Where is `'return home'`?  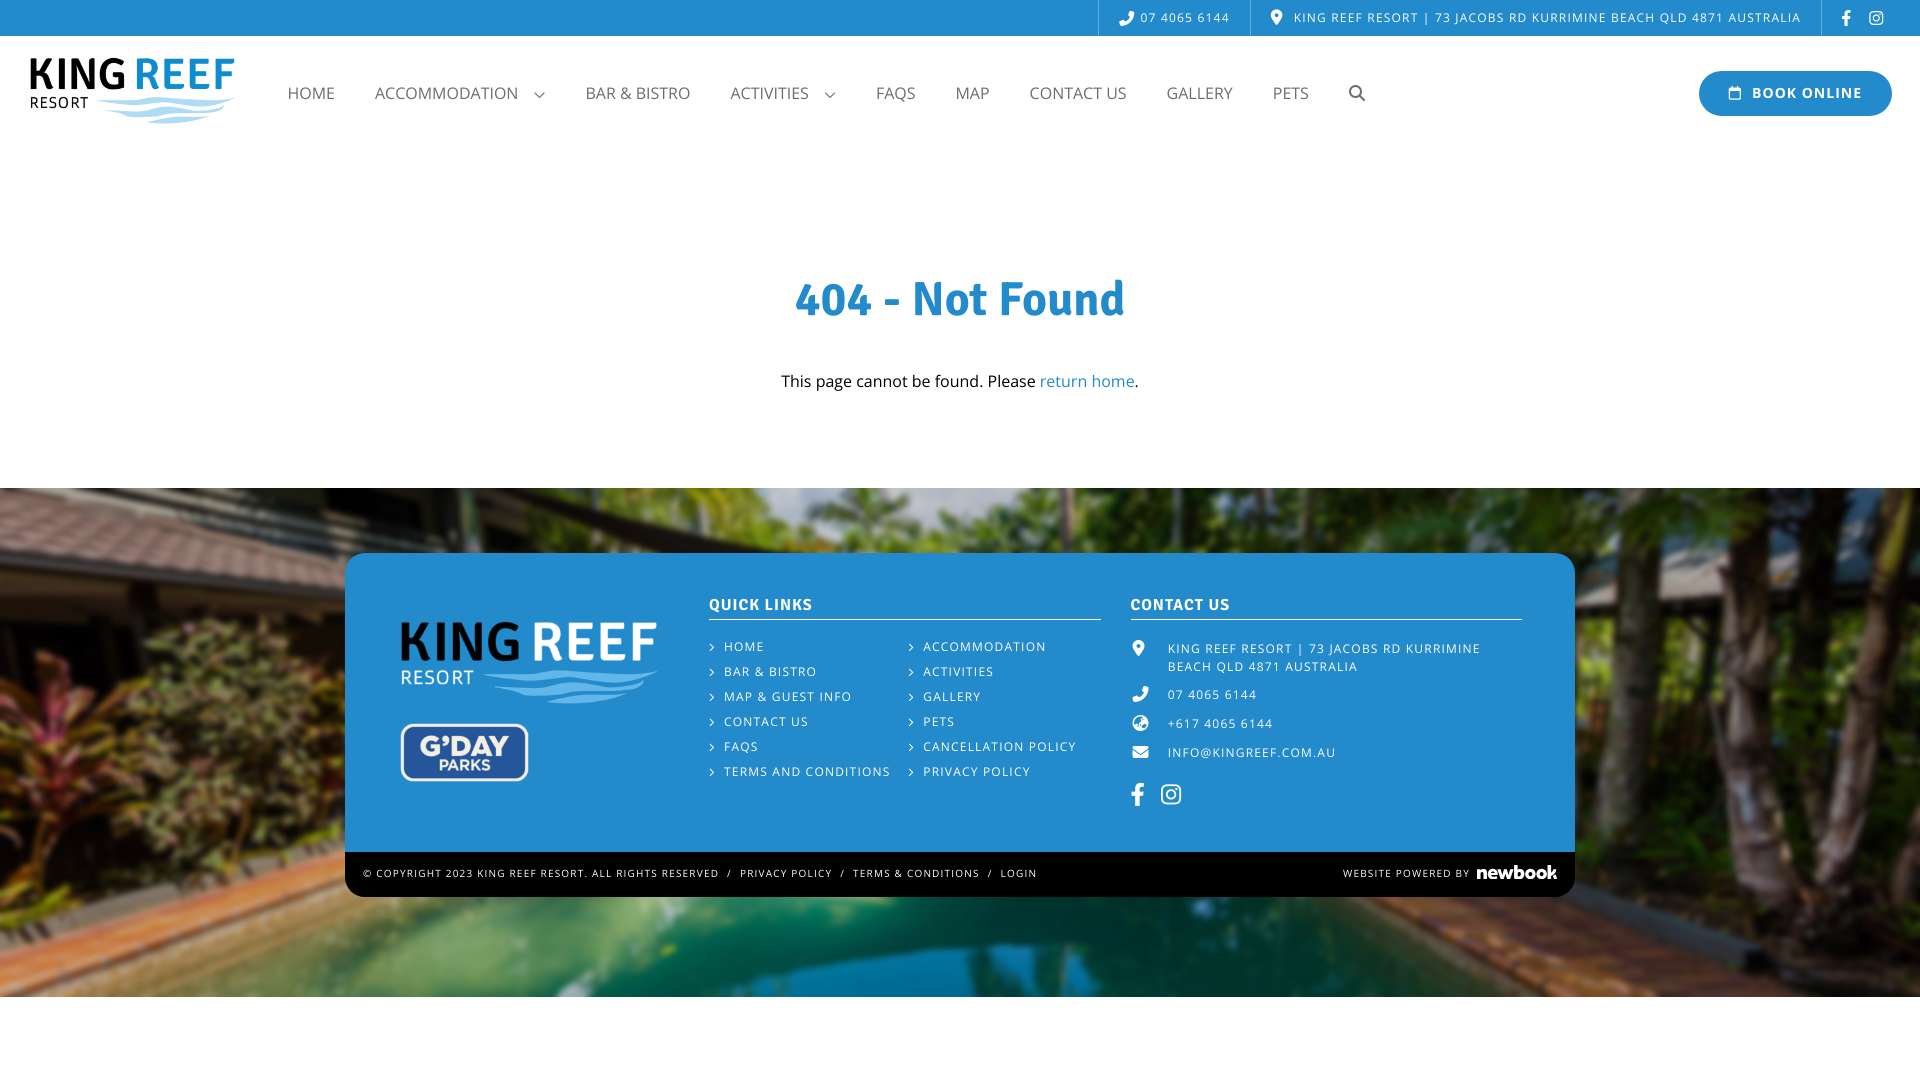 'return home' is located at coordinates (1086, 381).